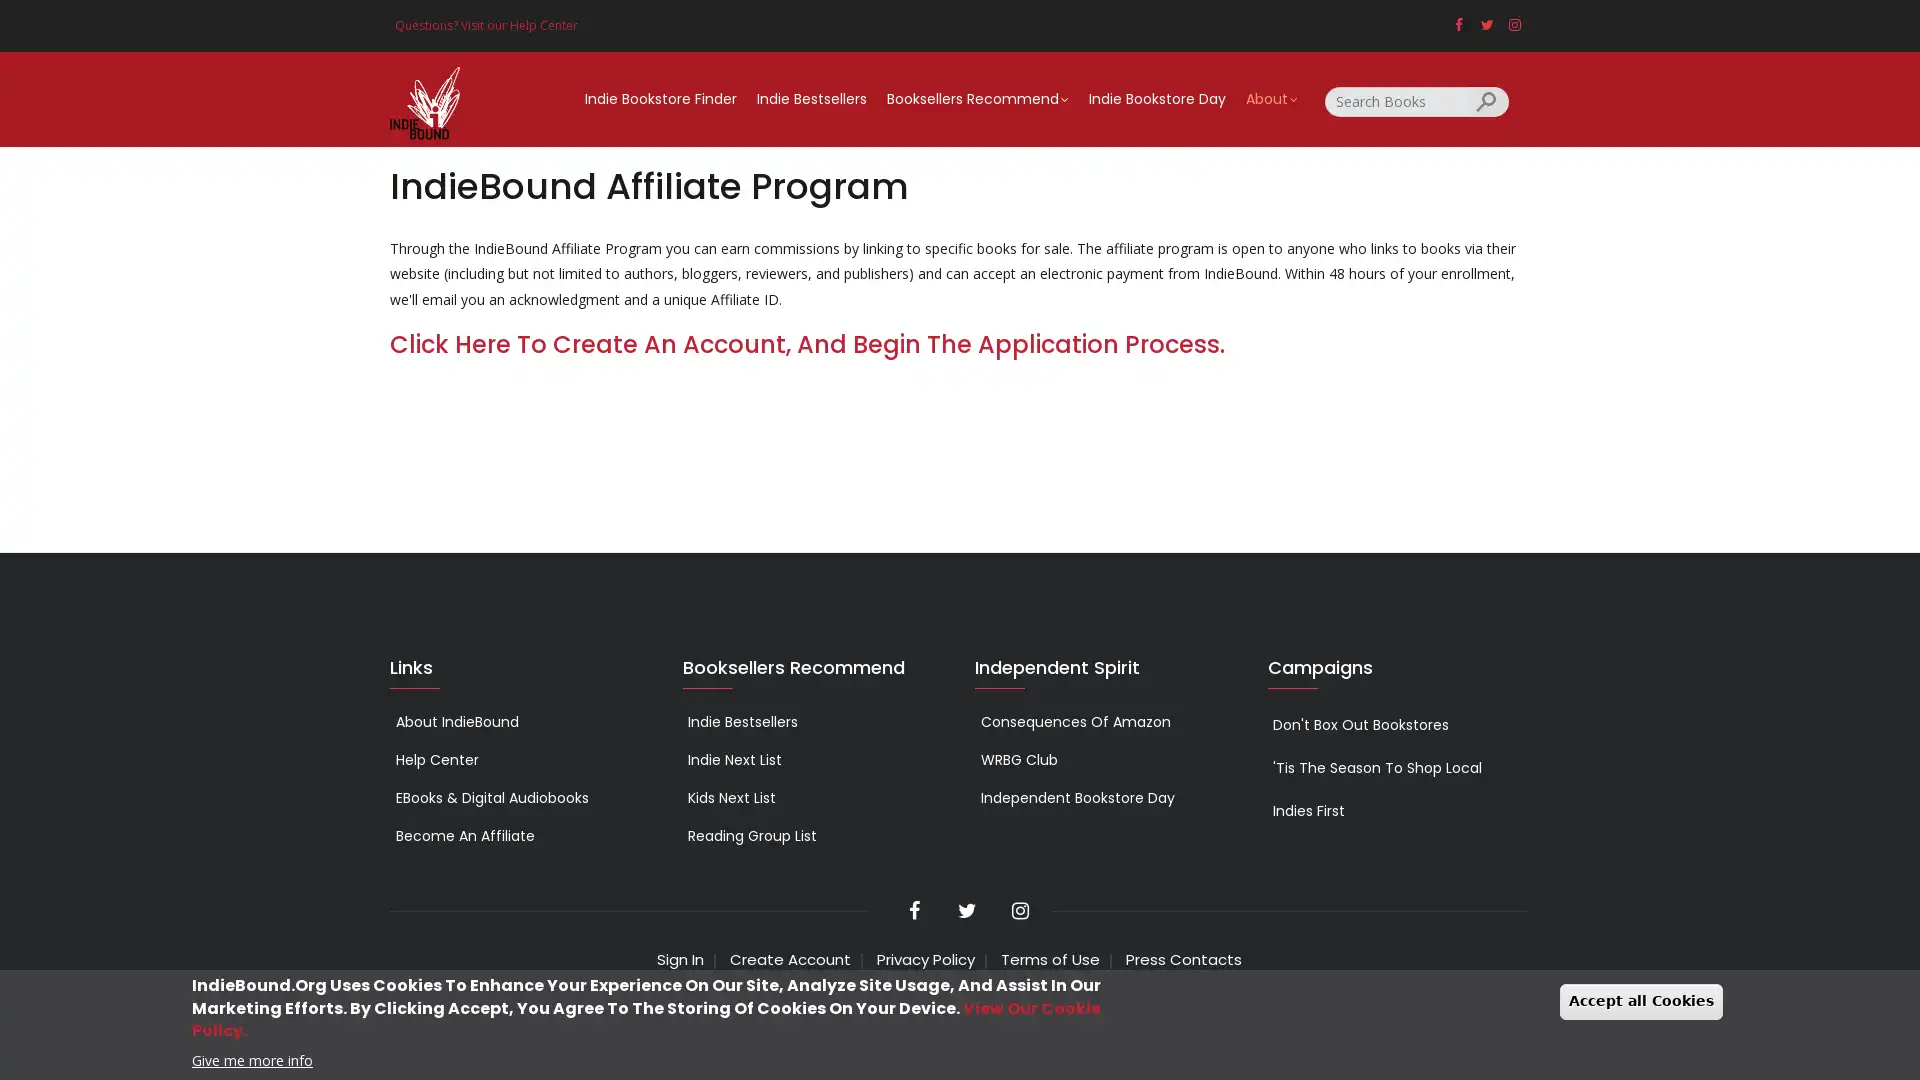 The image size is (1920, 1080). I want to click on Accept all Cookies, so click(1641, 1001).